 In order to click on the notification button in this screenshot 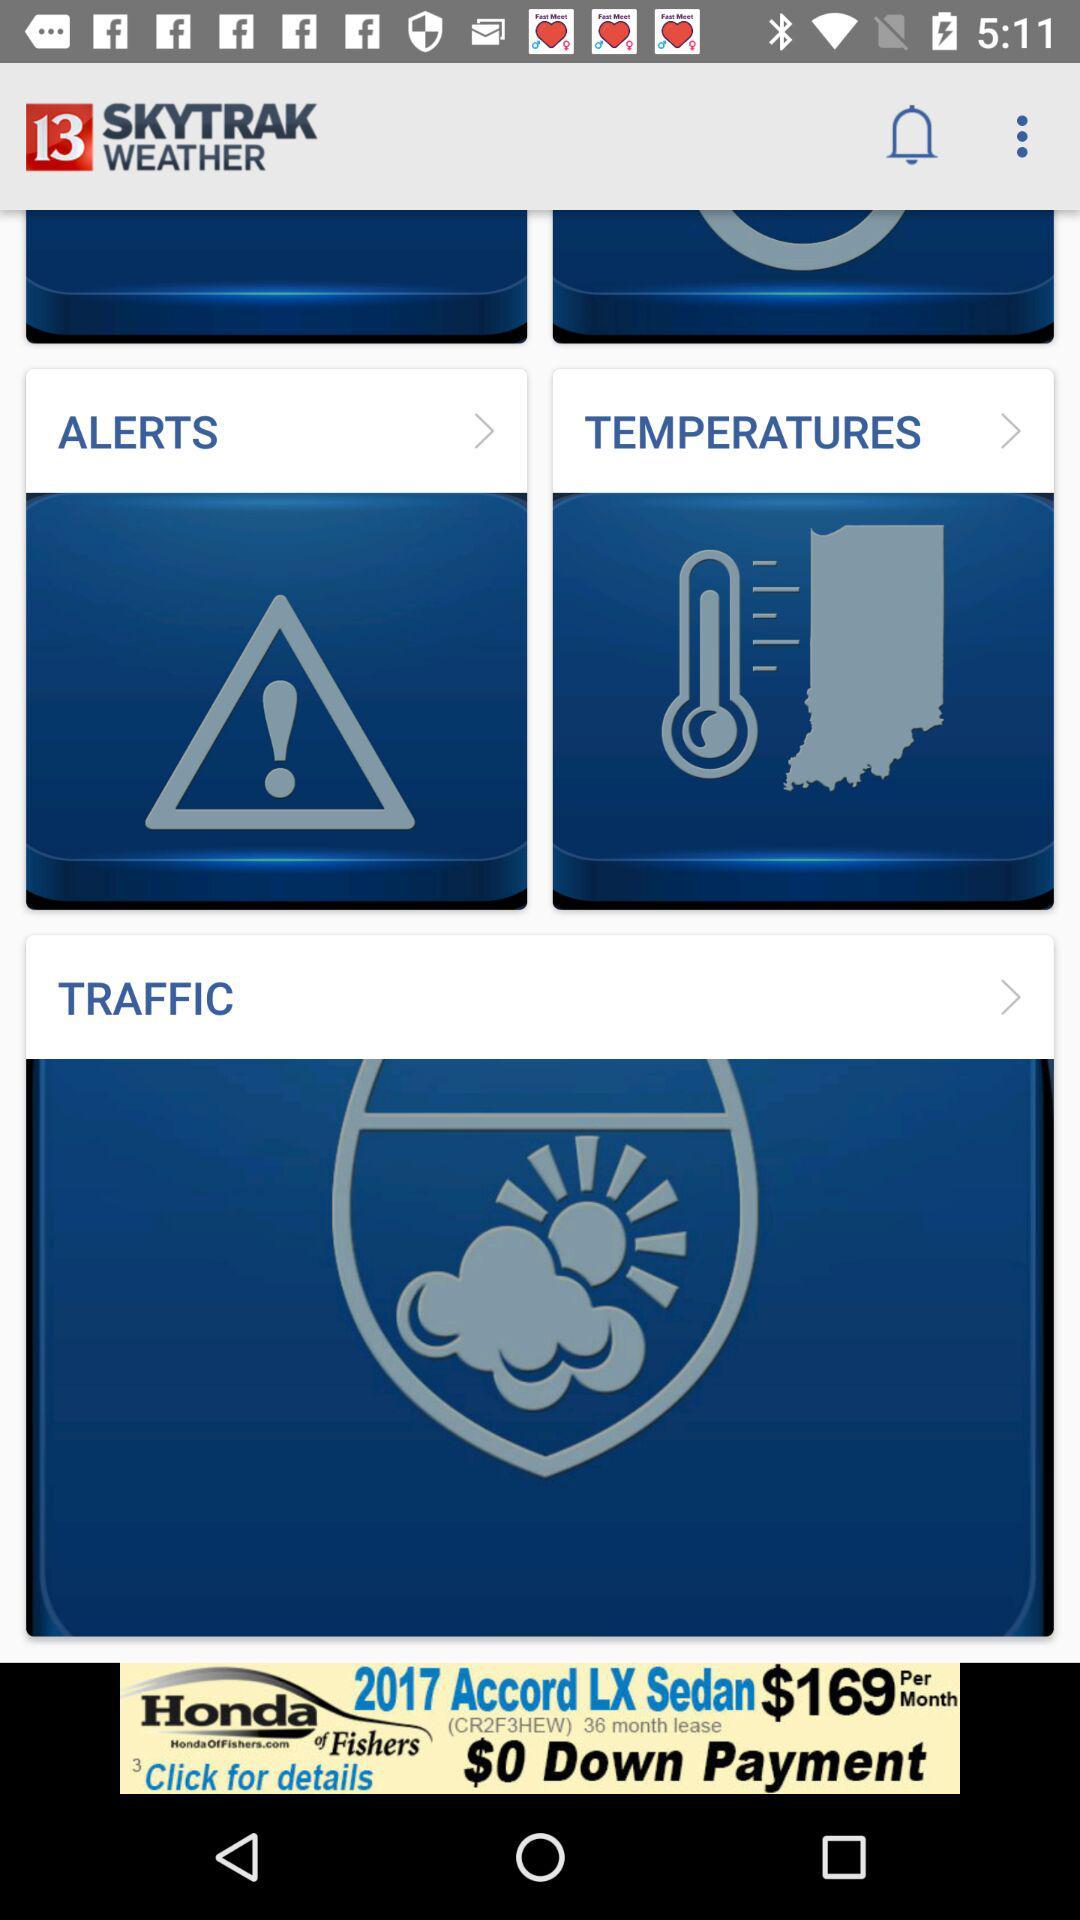, I will do `click(911, 136)`.